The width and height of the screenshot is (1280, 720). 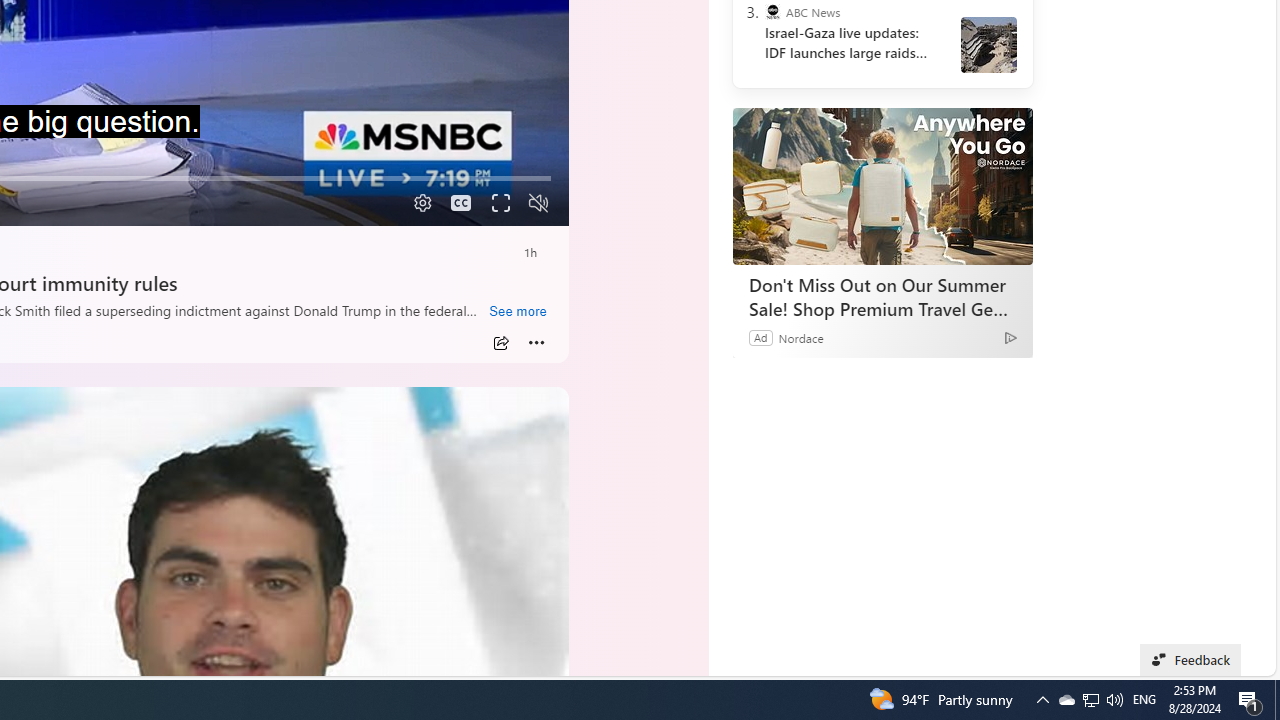 I want to click on 'Quality Settings', so click(x=420, y=203).